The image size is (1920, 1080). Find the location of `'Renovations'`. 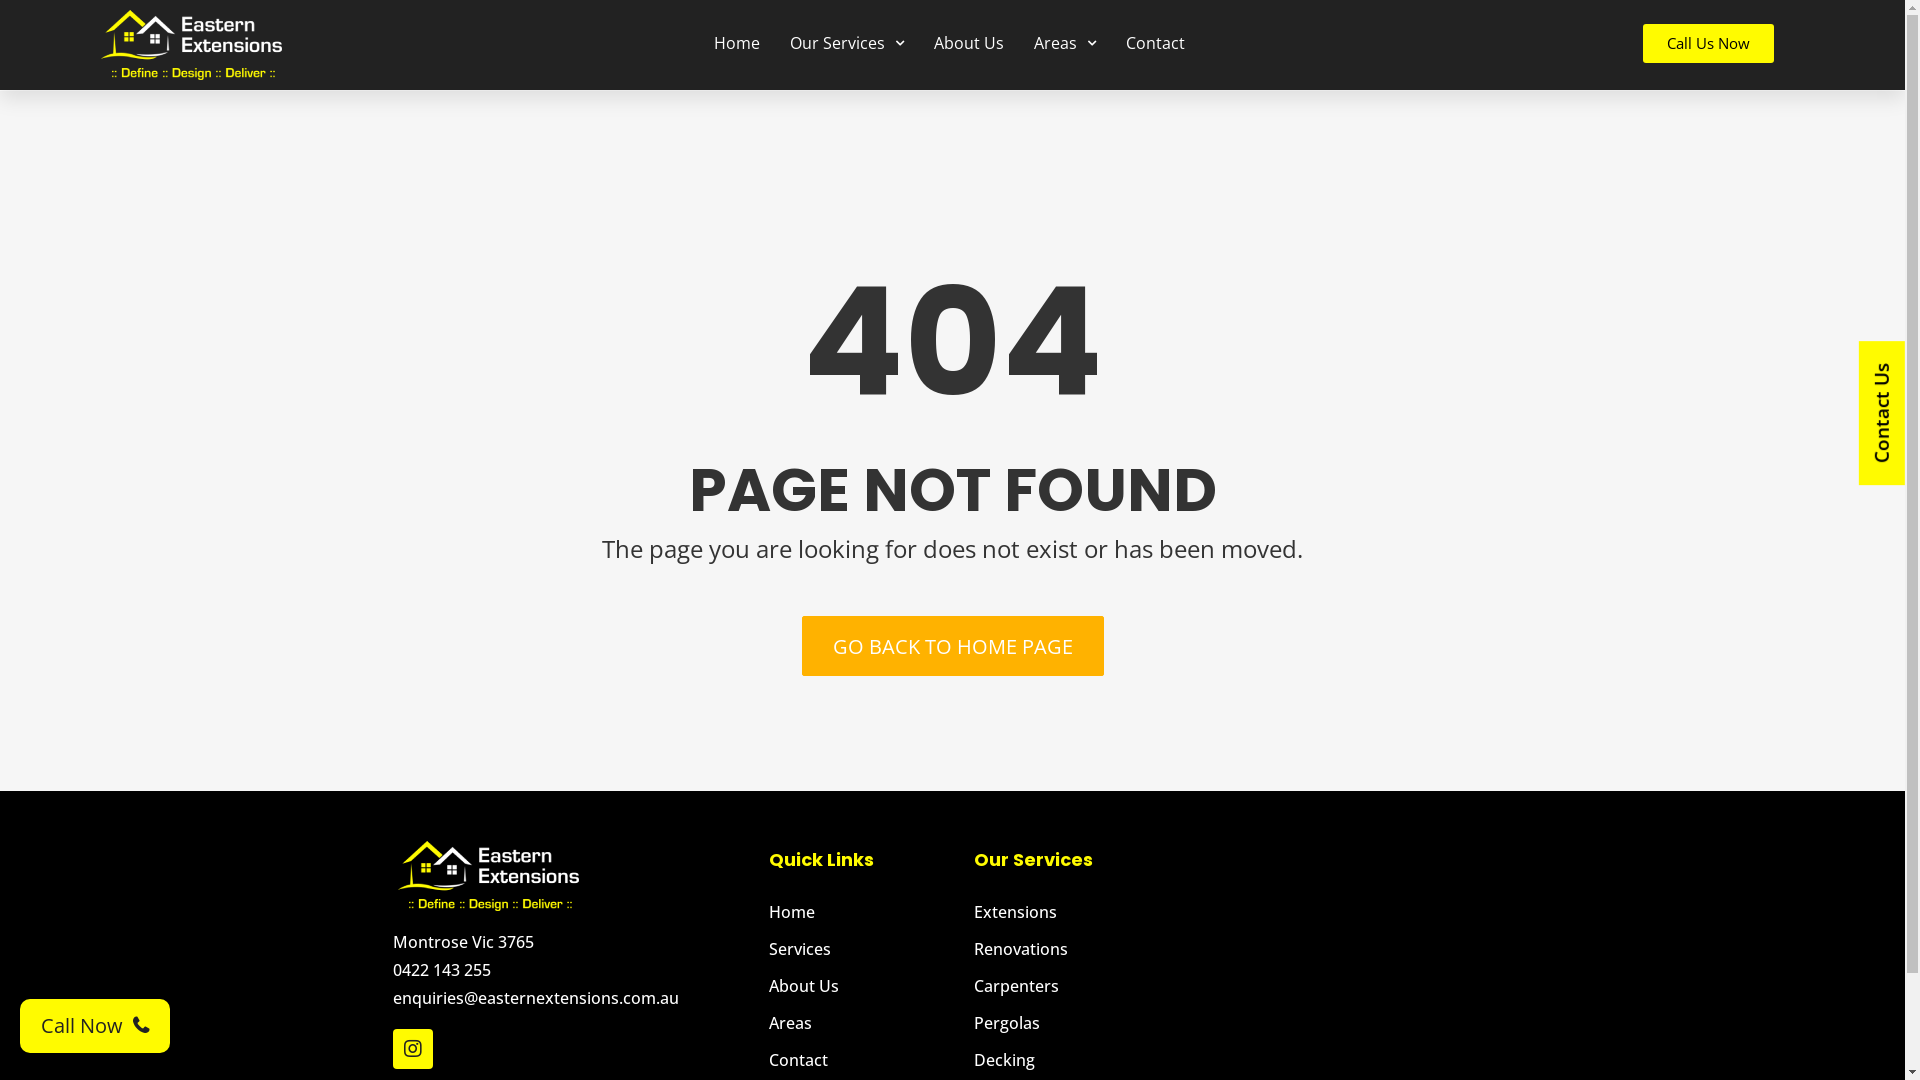

'Renovations' is located at coordinates (1071, 947).